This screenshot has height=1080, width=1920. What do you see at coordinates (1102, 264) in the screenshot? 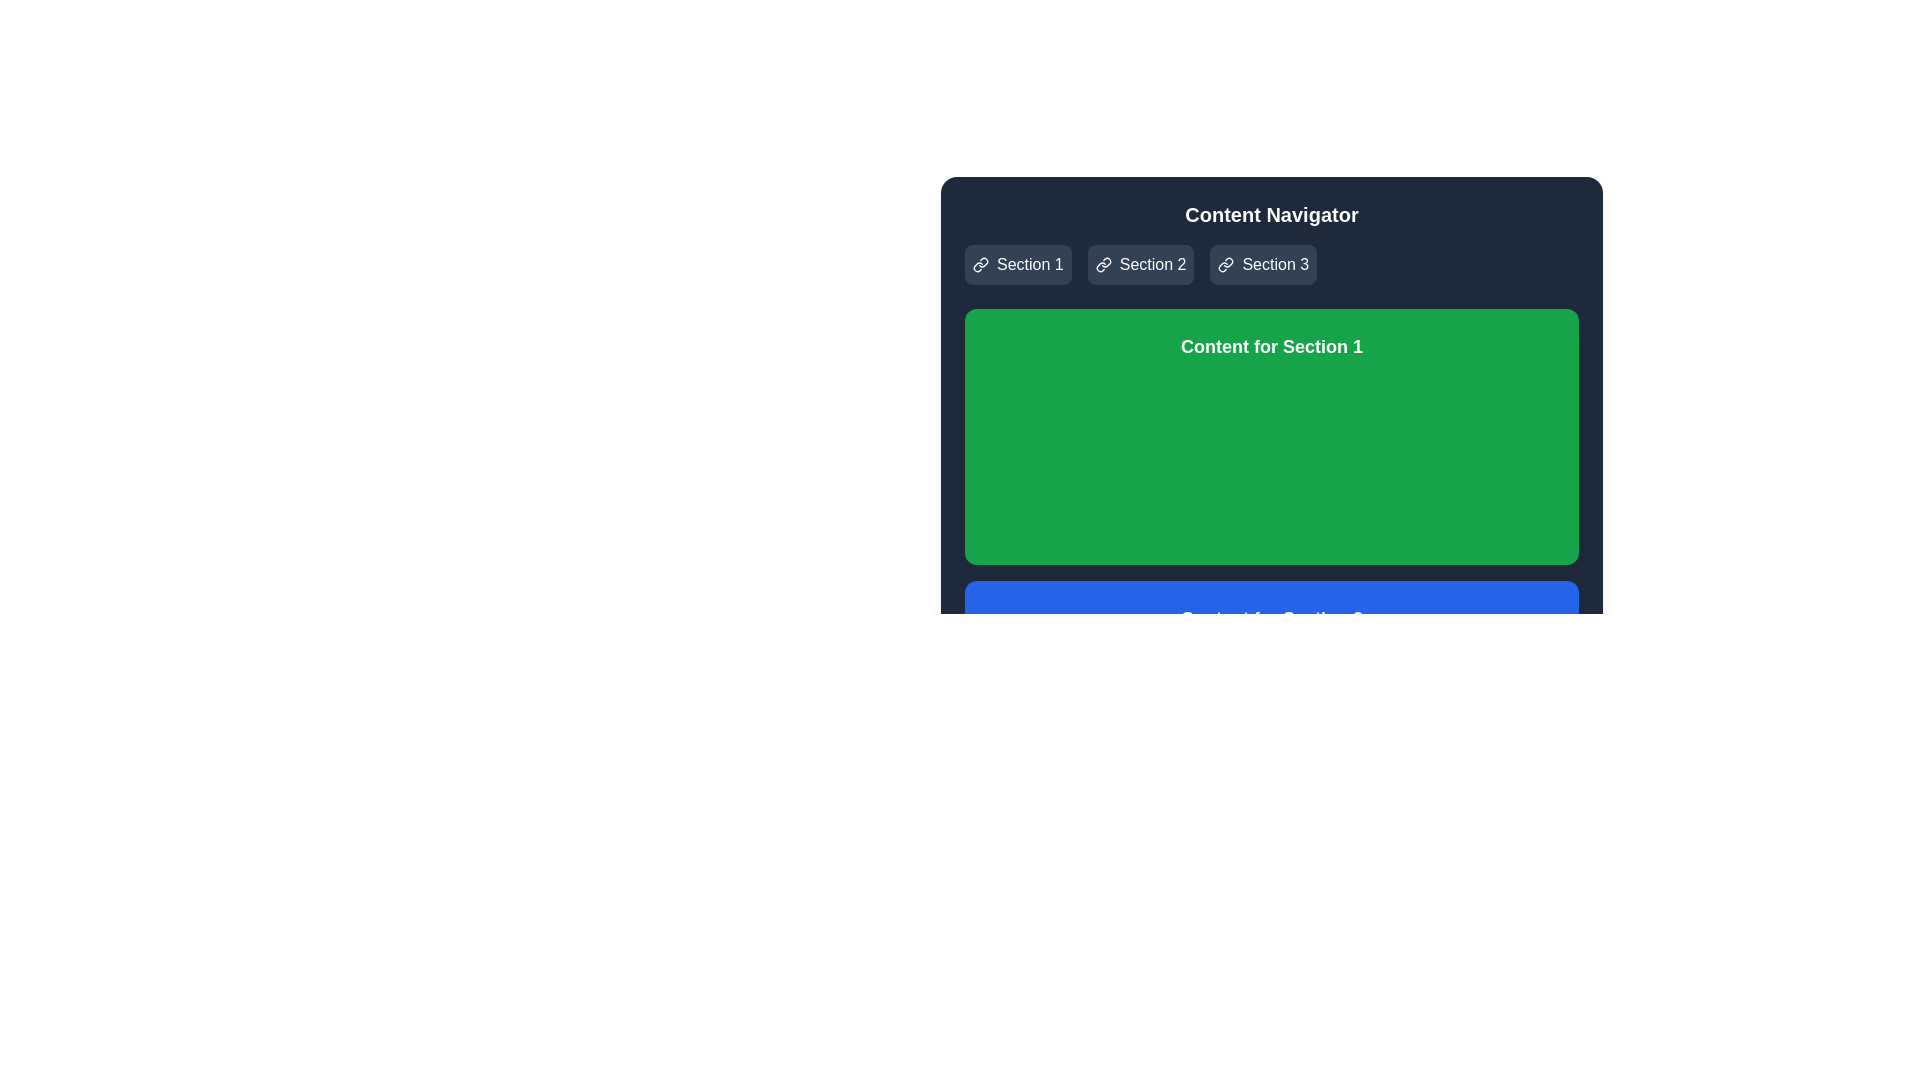
I see `the hyperlink icon located in the header navigation bar preceding the 'Section 2' text to interact with it, as it is associated with the functionality of the 'Section 2' link` at bounding box center [1102, 264].